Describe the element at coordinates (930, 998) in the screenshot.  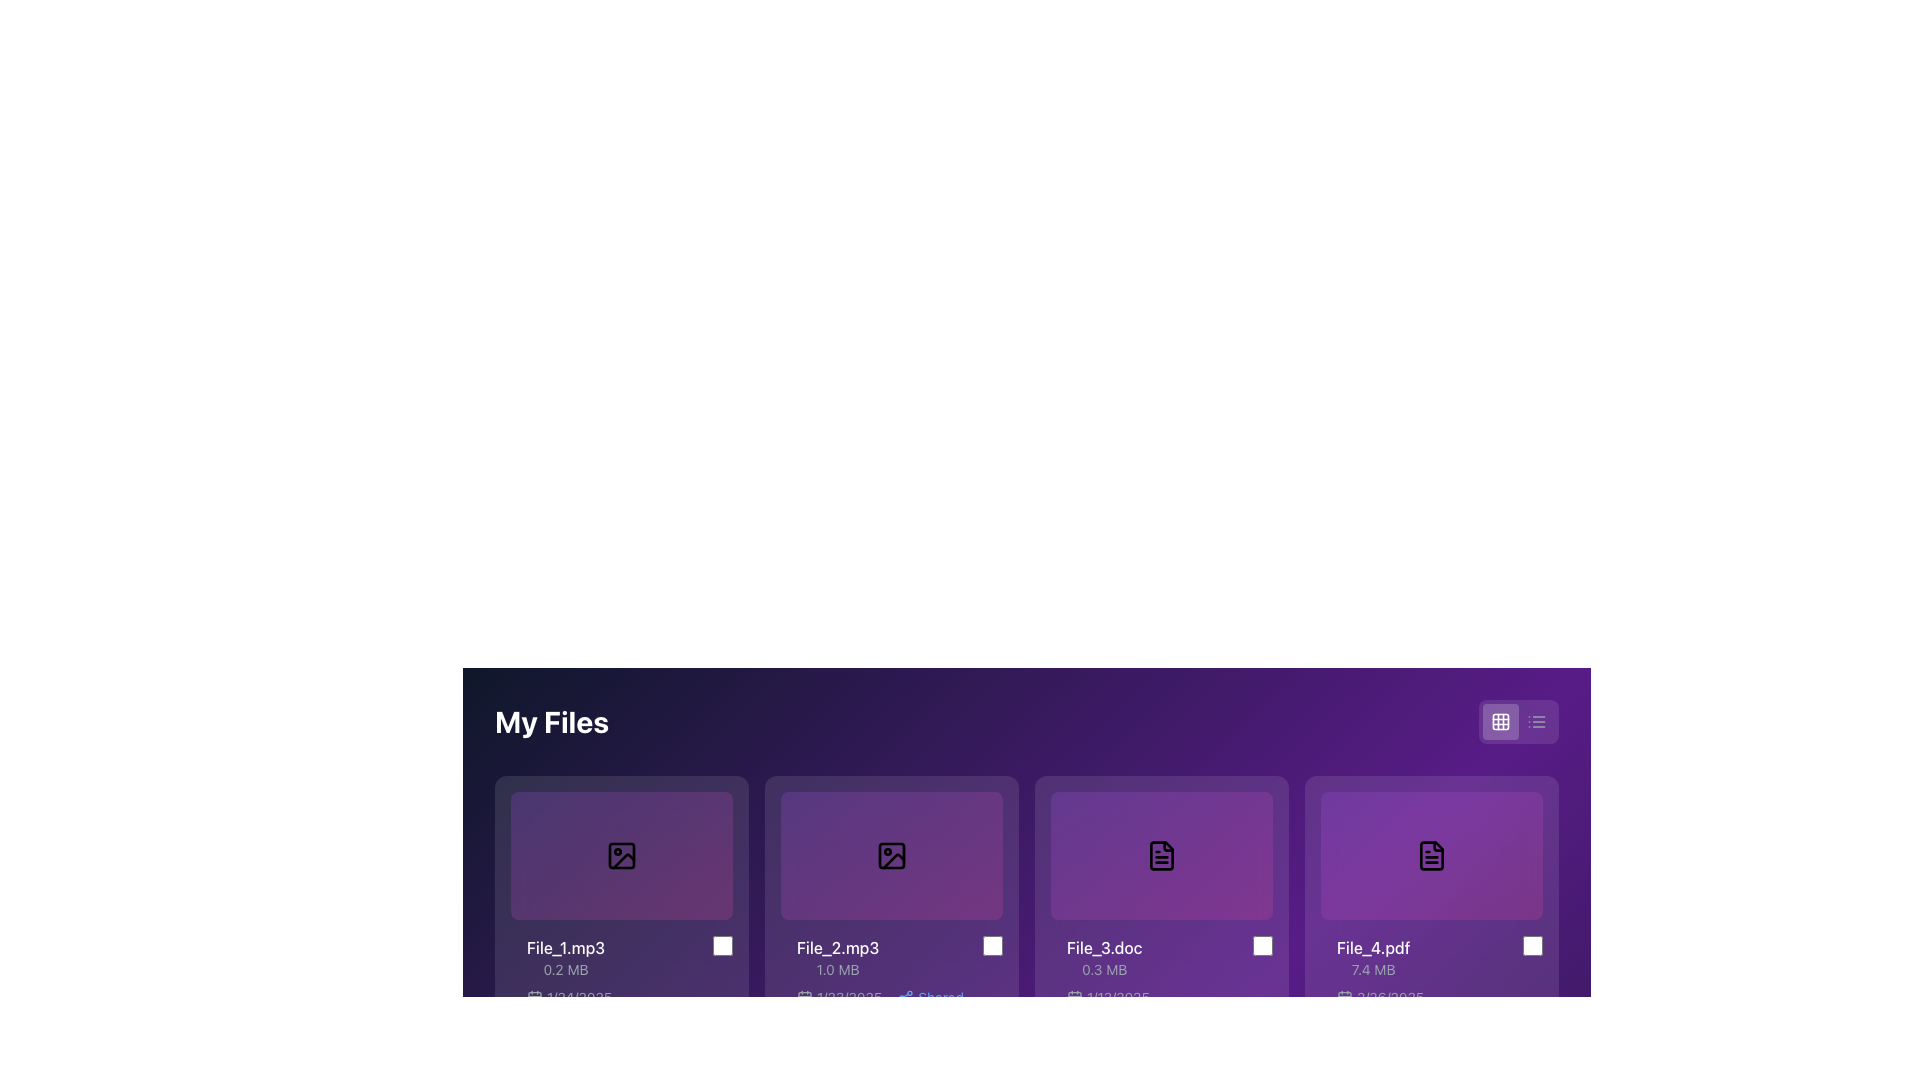
I see `the non-interactive status indicator label that indicates the associated file is a shared item, located below the file thumbnail of the second file and adjacent to the '1/23/2025' date text` at that location.